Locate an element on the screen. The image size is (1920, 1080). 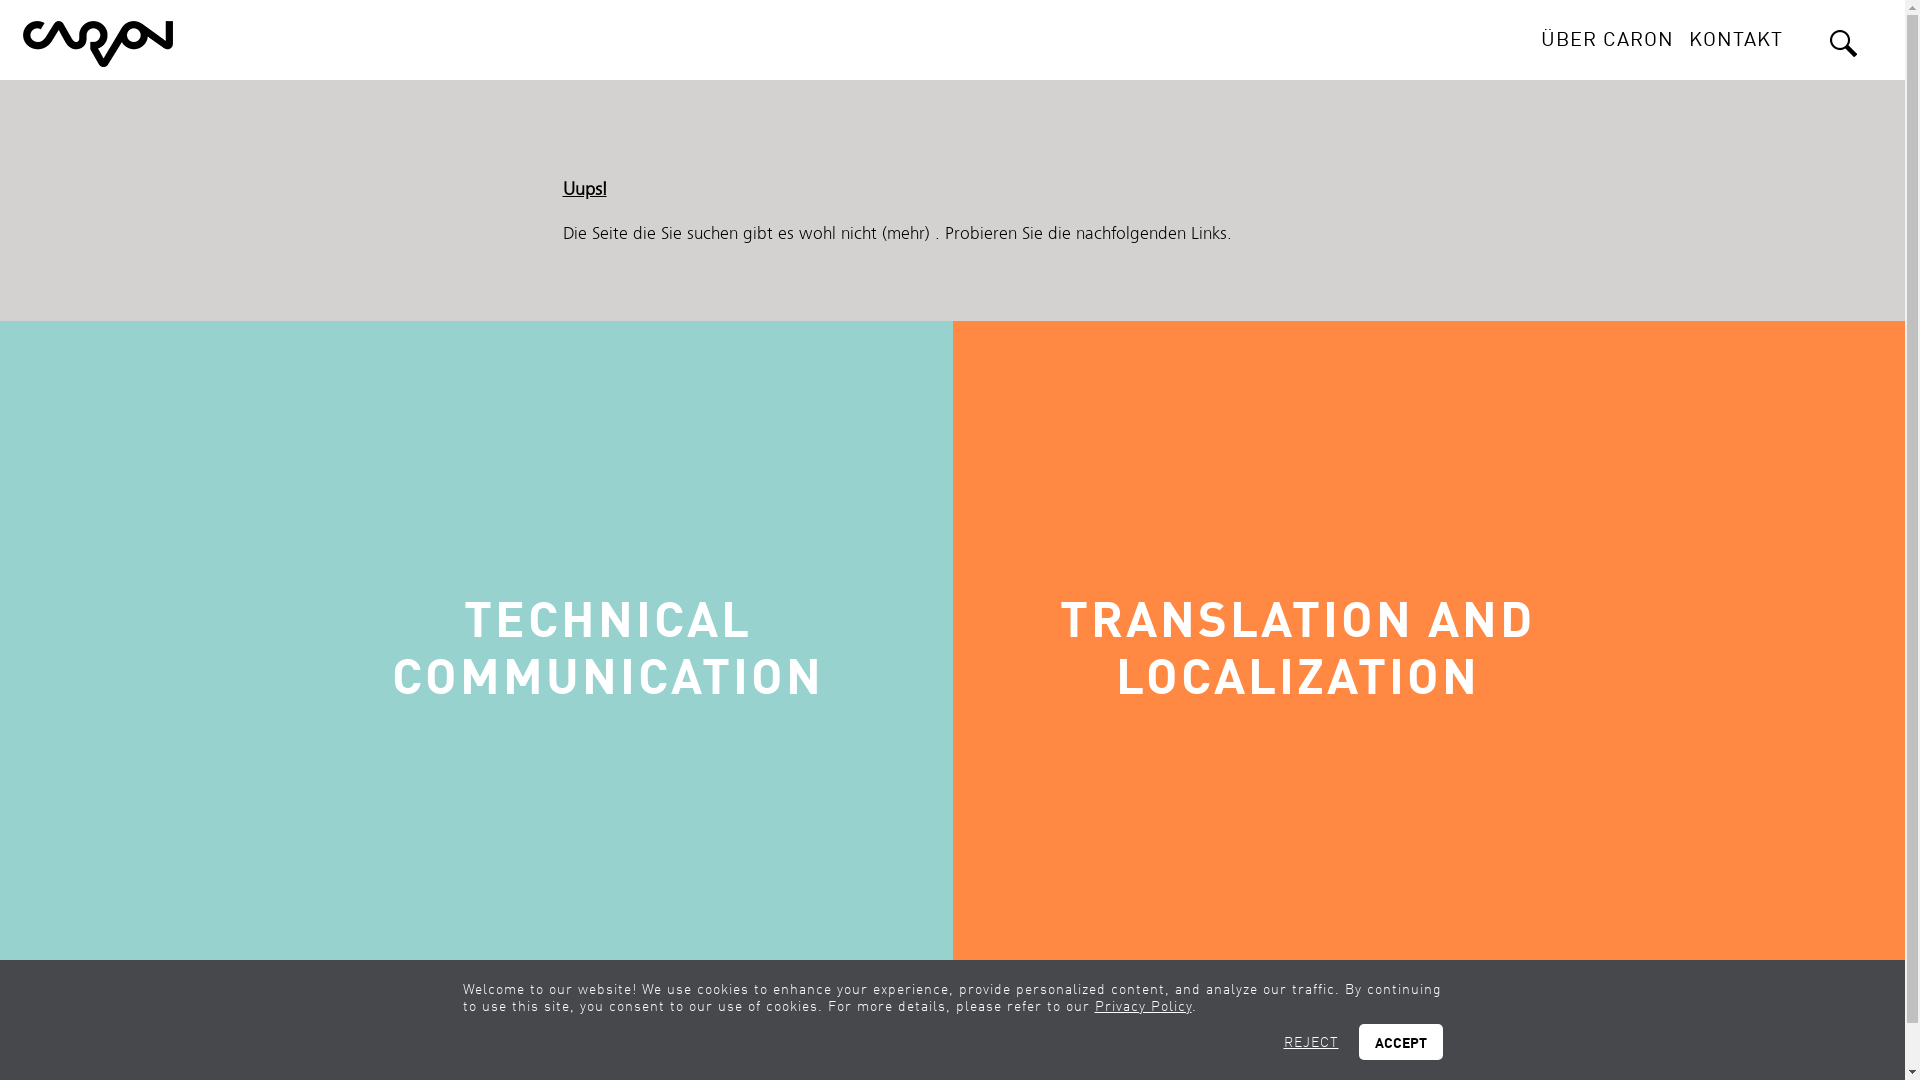
'REJECT' is located at coordinates (1311, 1040).